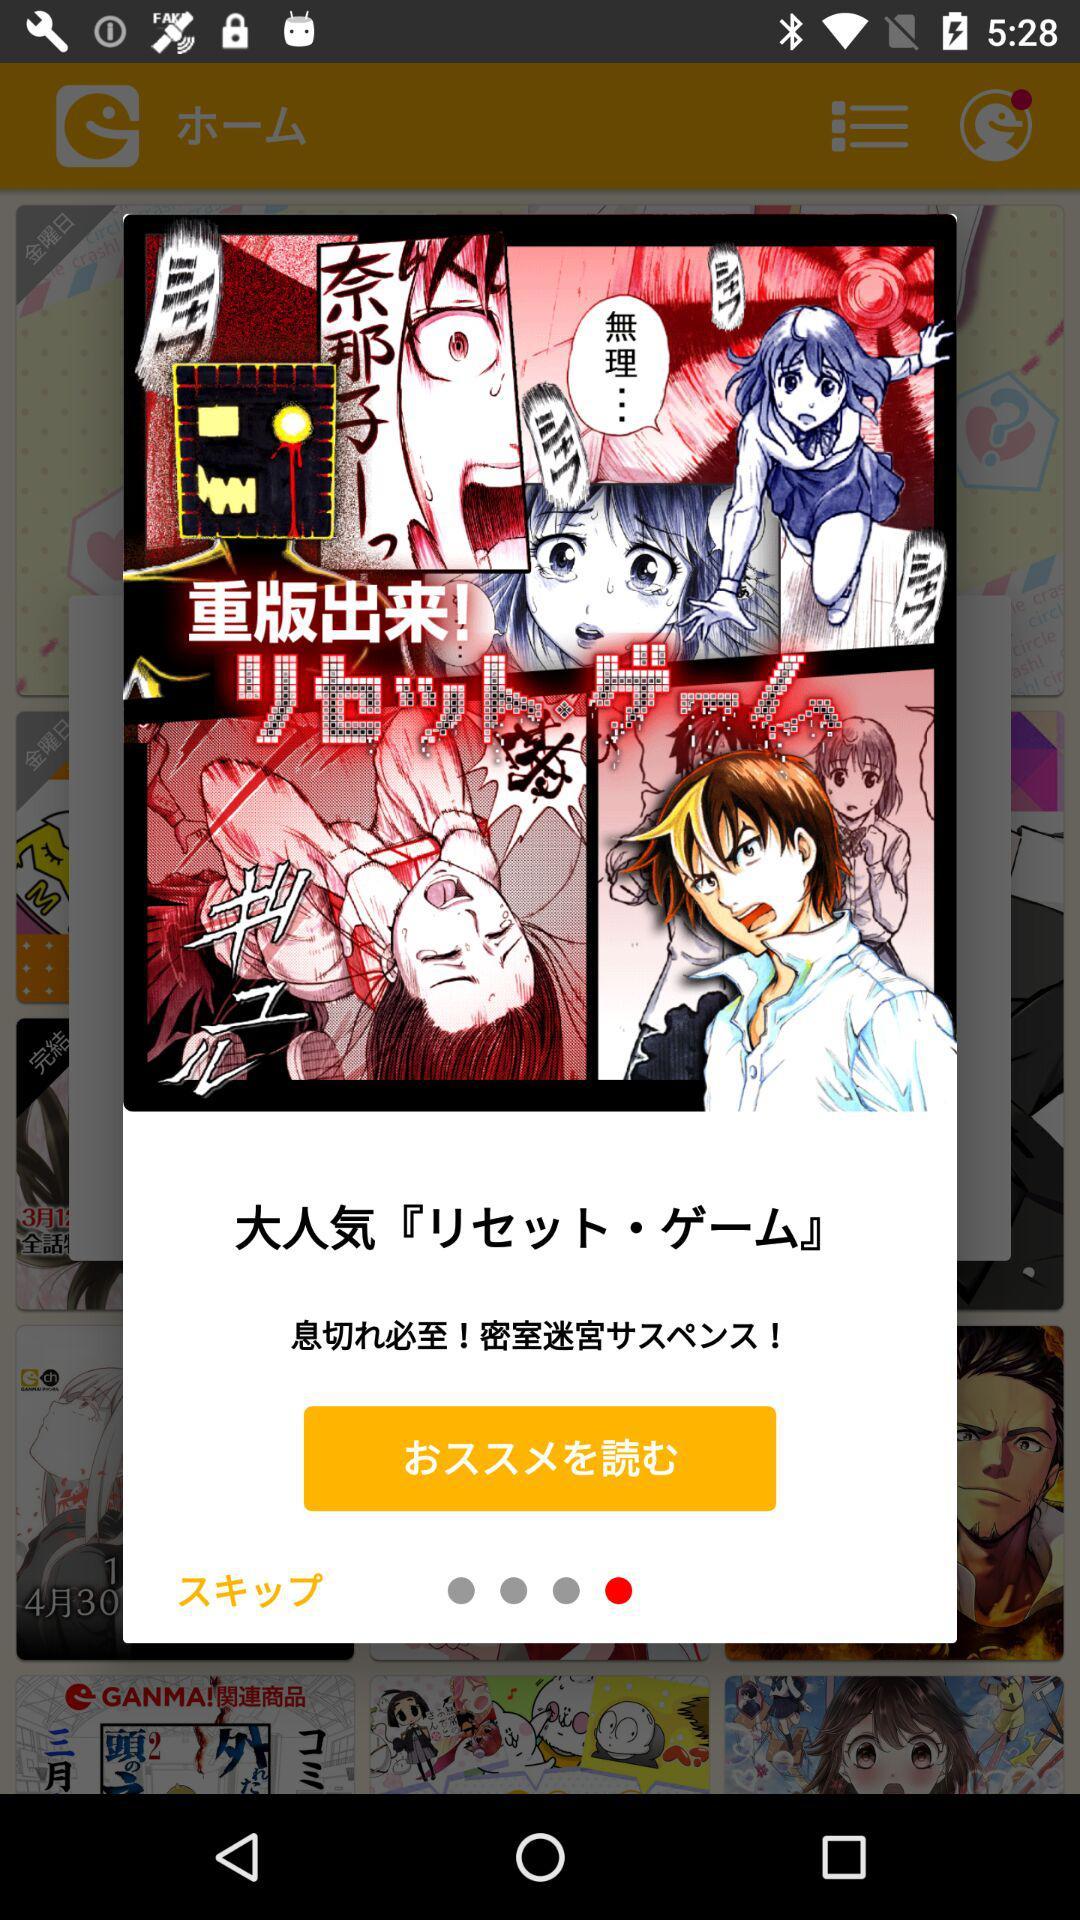 This screenshot has width=1080, height=1920. What do you see at coordinates (461, 1589) in the screenshot?
I see `previous page` at bounding box center [461, 1589].